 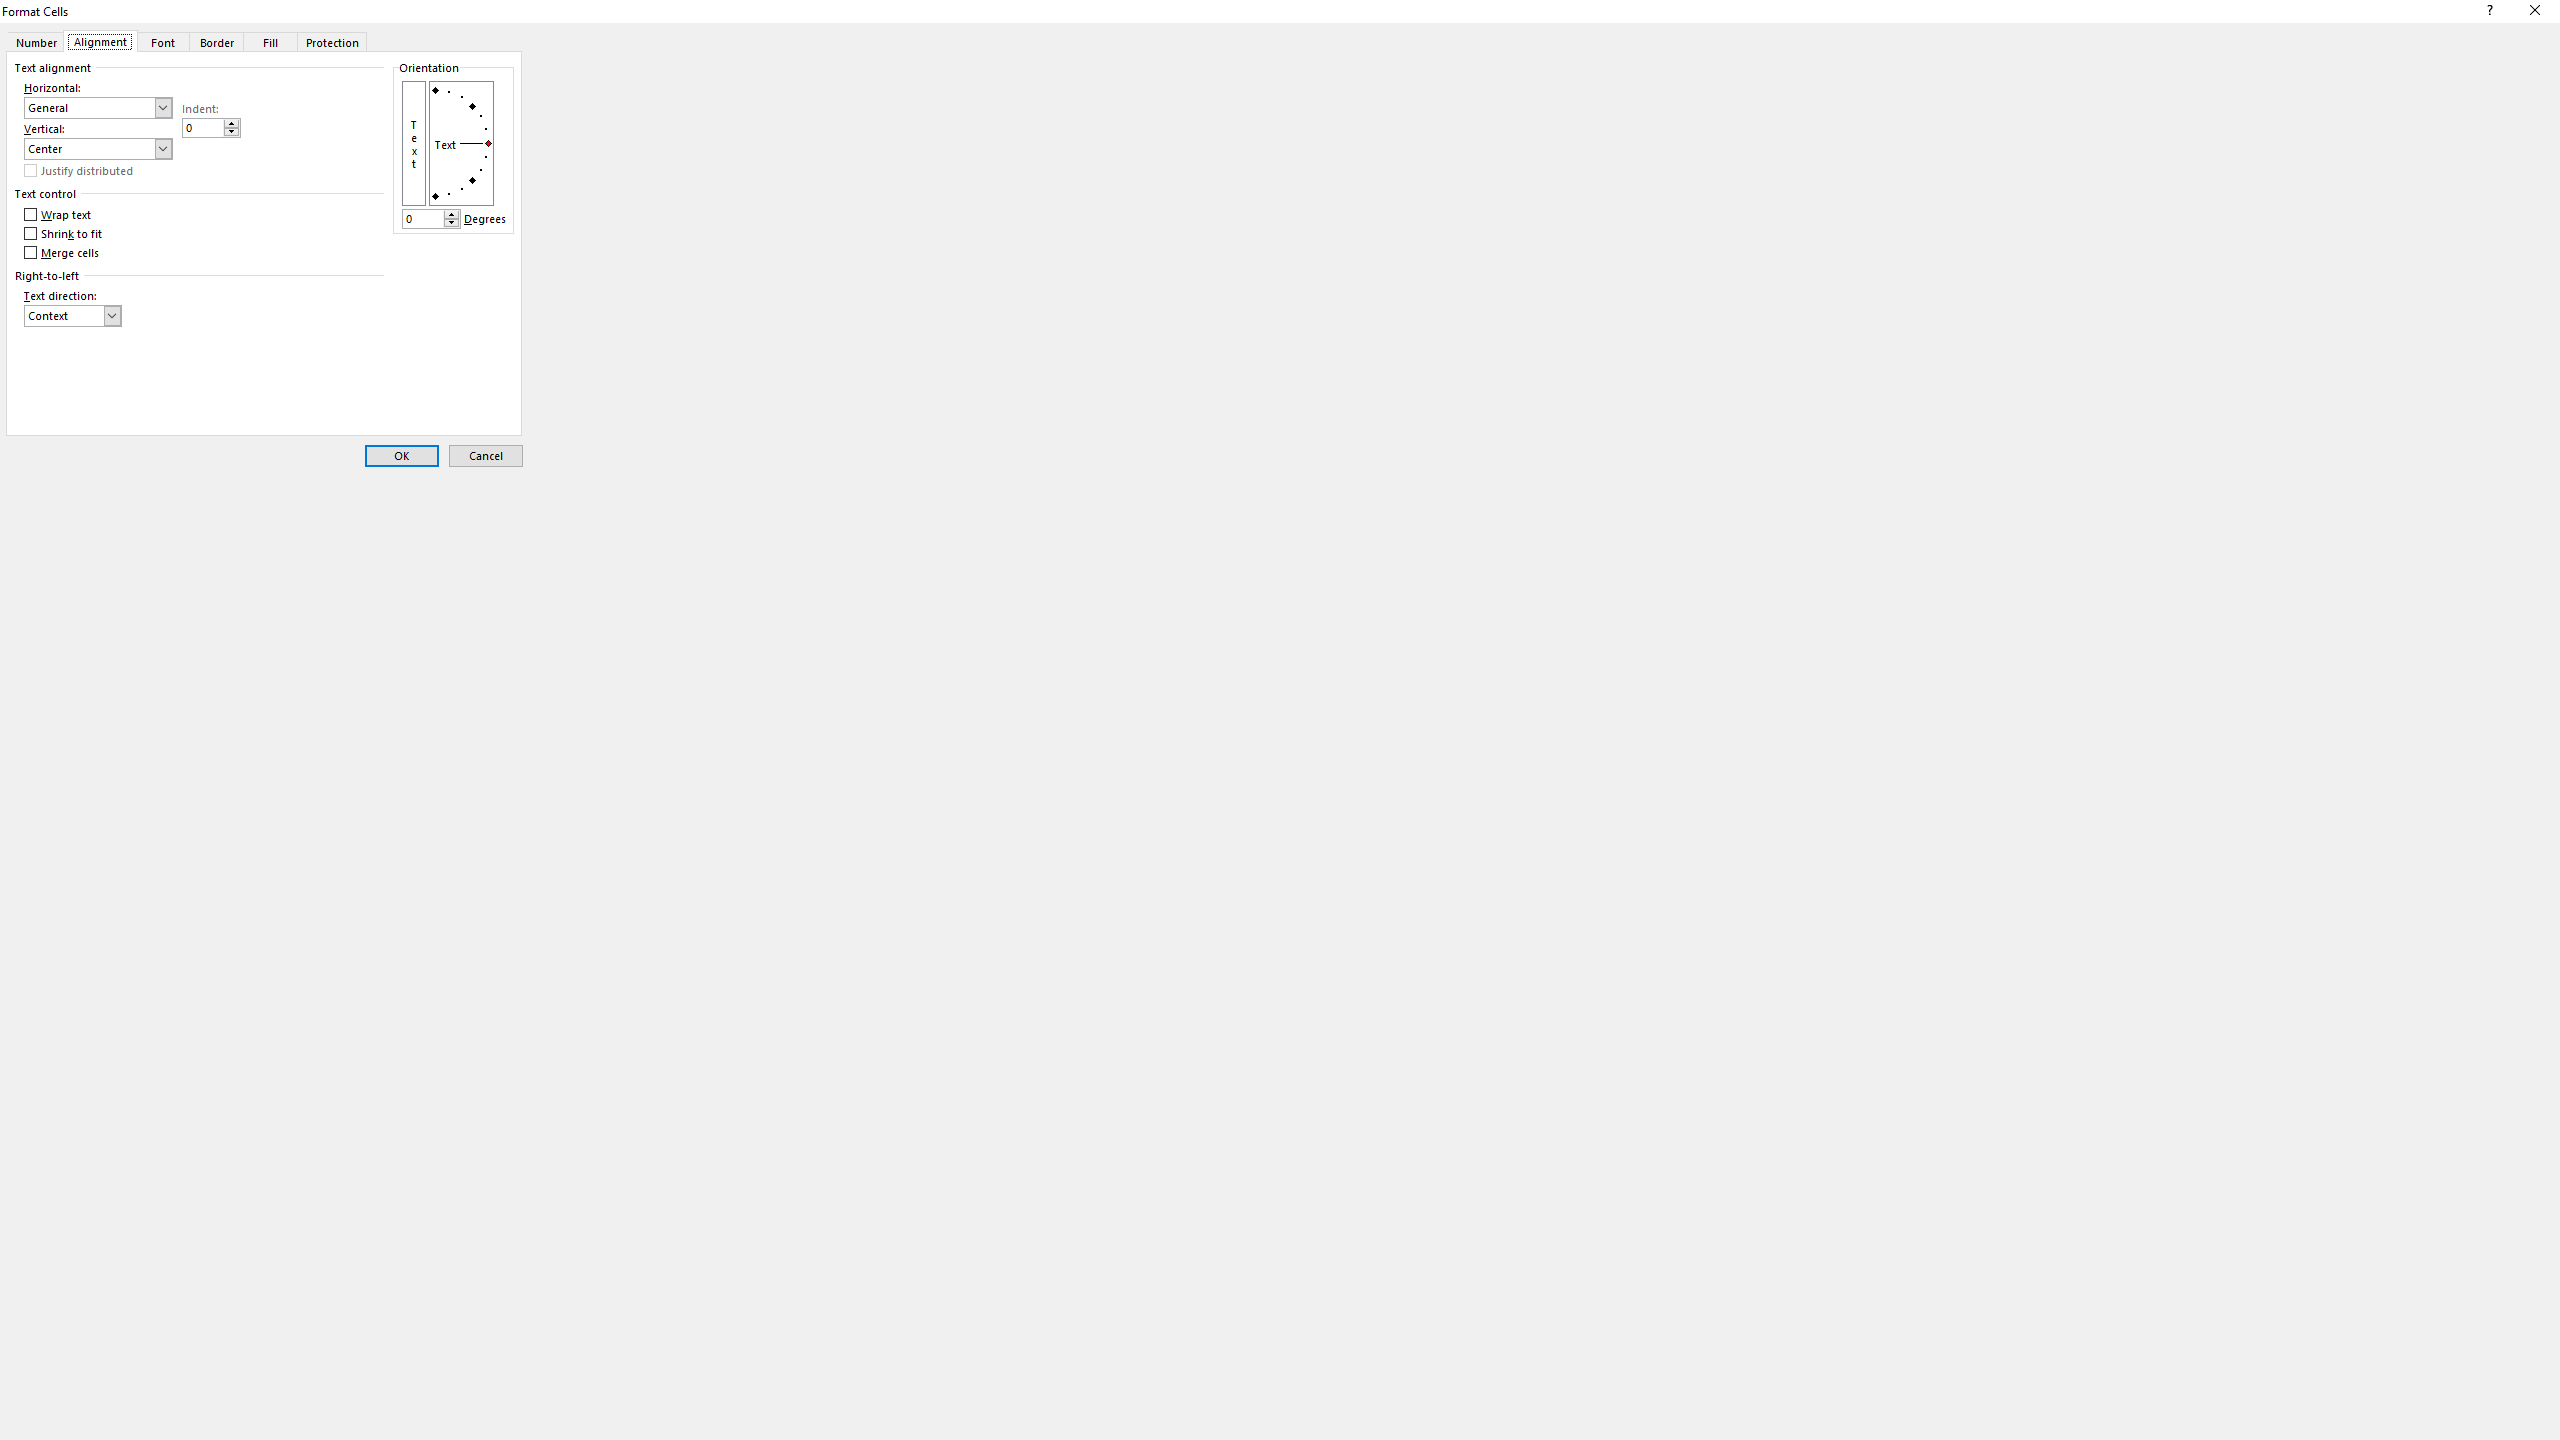 I want to click on 'Font', so click(x=162, y=41).